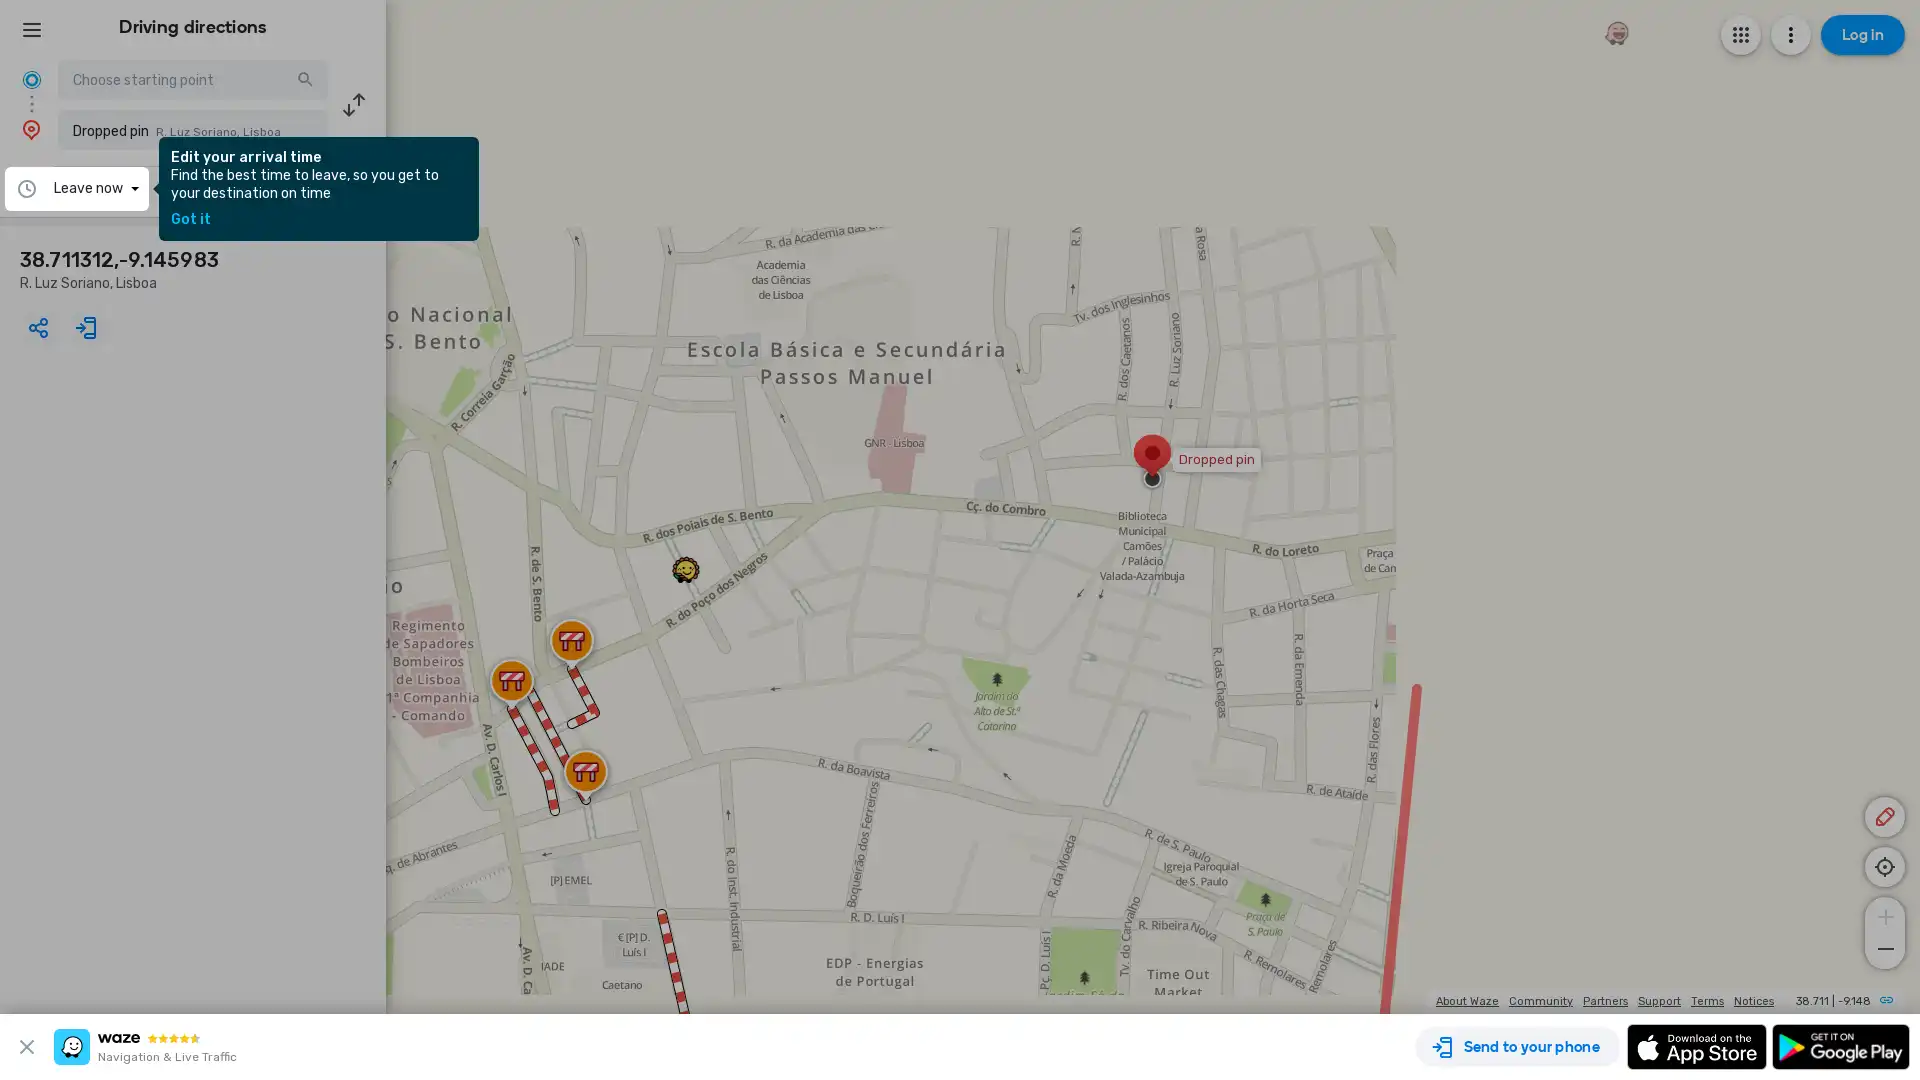 This screenshot has width=1920, height=1080. What do you see at coordinates (192, 130) in the screenshot?
I see `Dropped pin R. Luz Soriano, Lisboa` at bounding box center [192, 130].